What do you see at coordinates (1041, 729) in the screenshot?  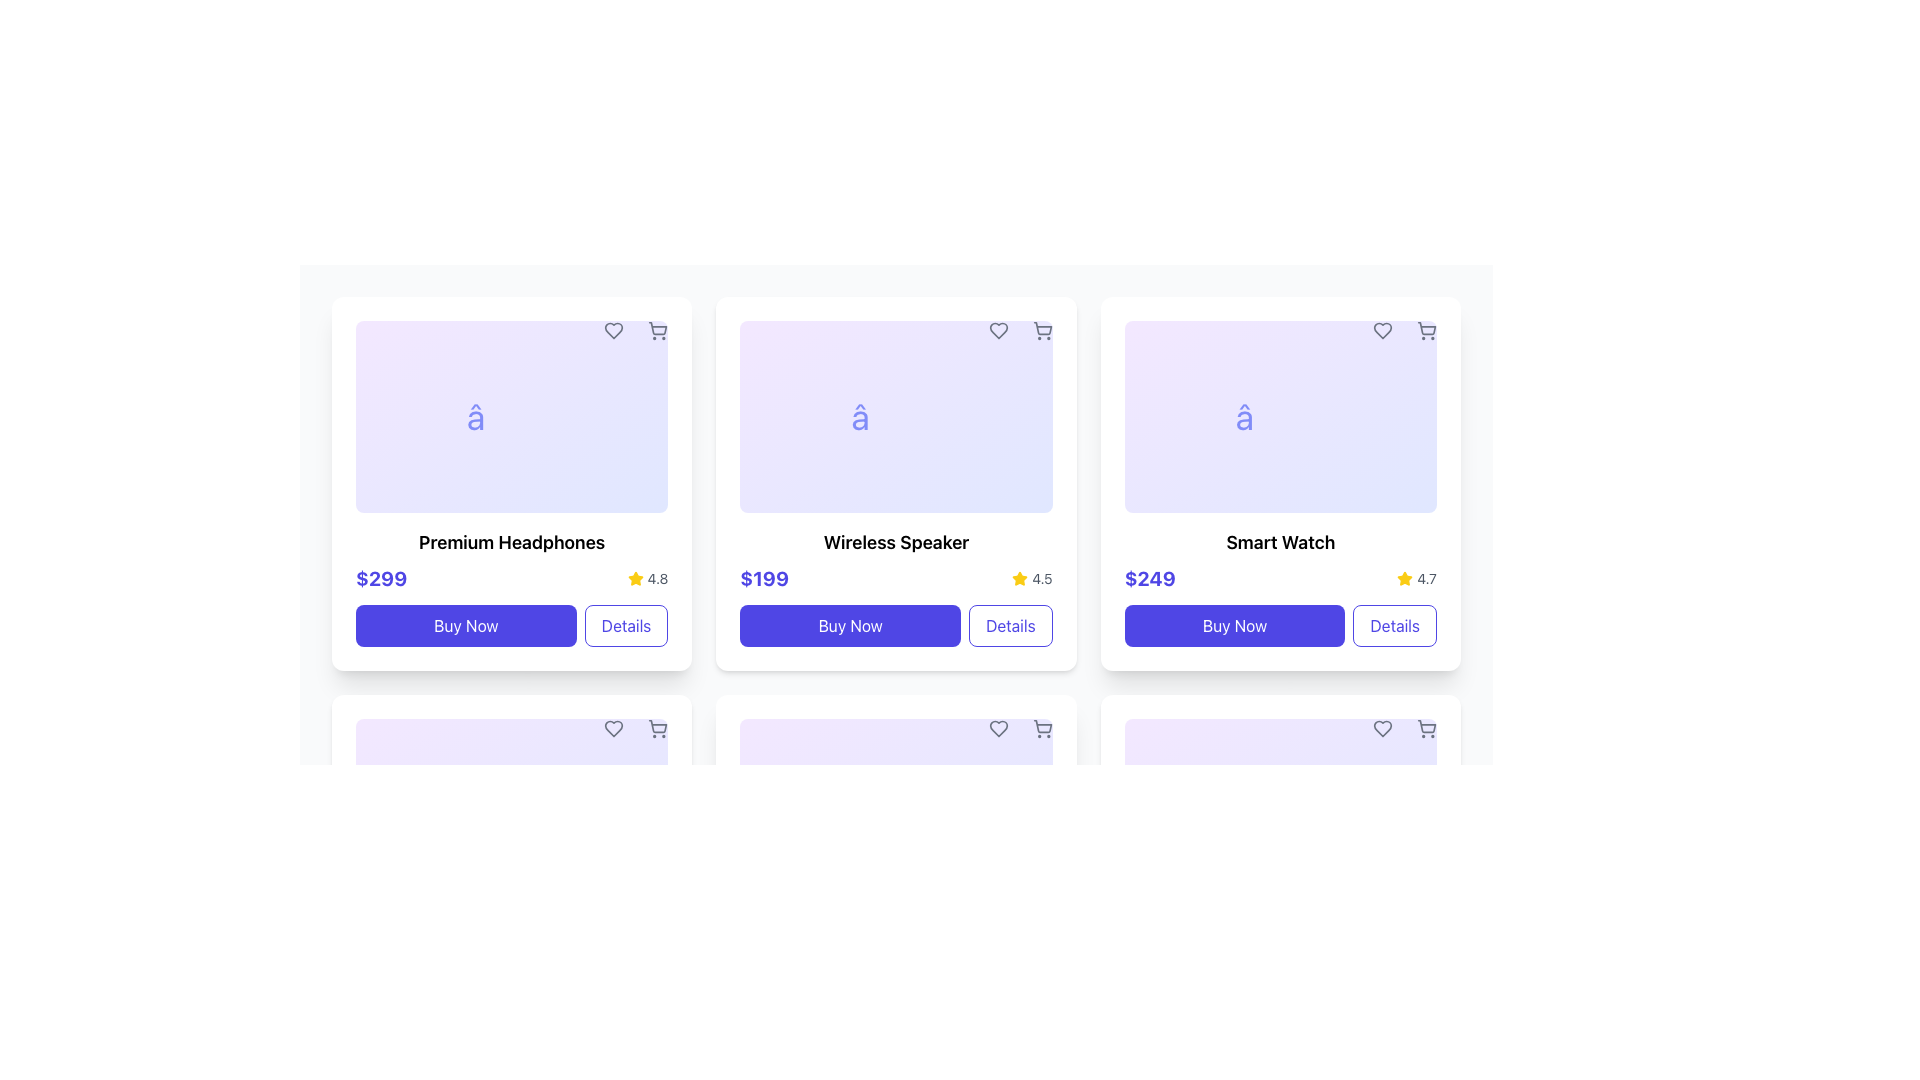 I see `the 'Add to Cart' icon button located at the top-right corner of the product card for the 'Wireless Speaker'` at bounding box center [1041, 729].